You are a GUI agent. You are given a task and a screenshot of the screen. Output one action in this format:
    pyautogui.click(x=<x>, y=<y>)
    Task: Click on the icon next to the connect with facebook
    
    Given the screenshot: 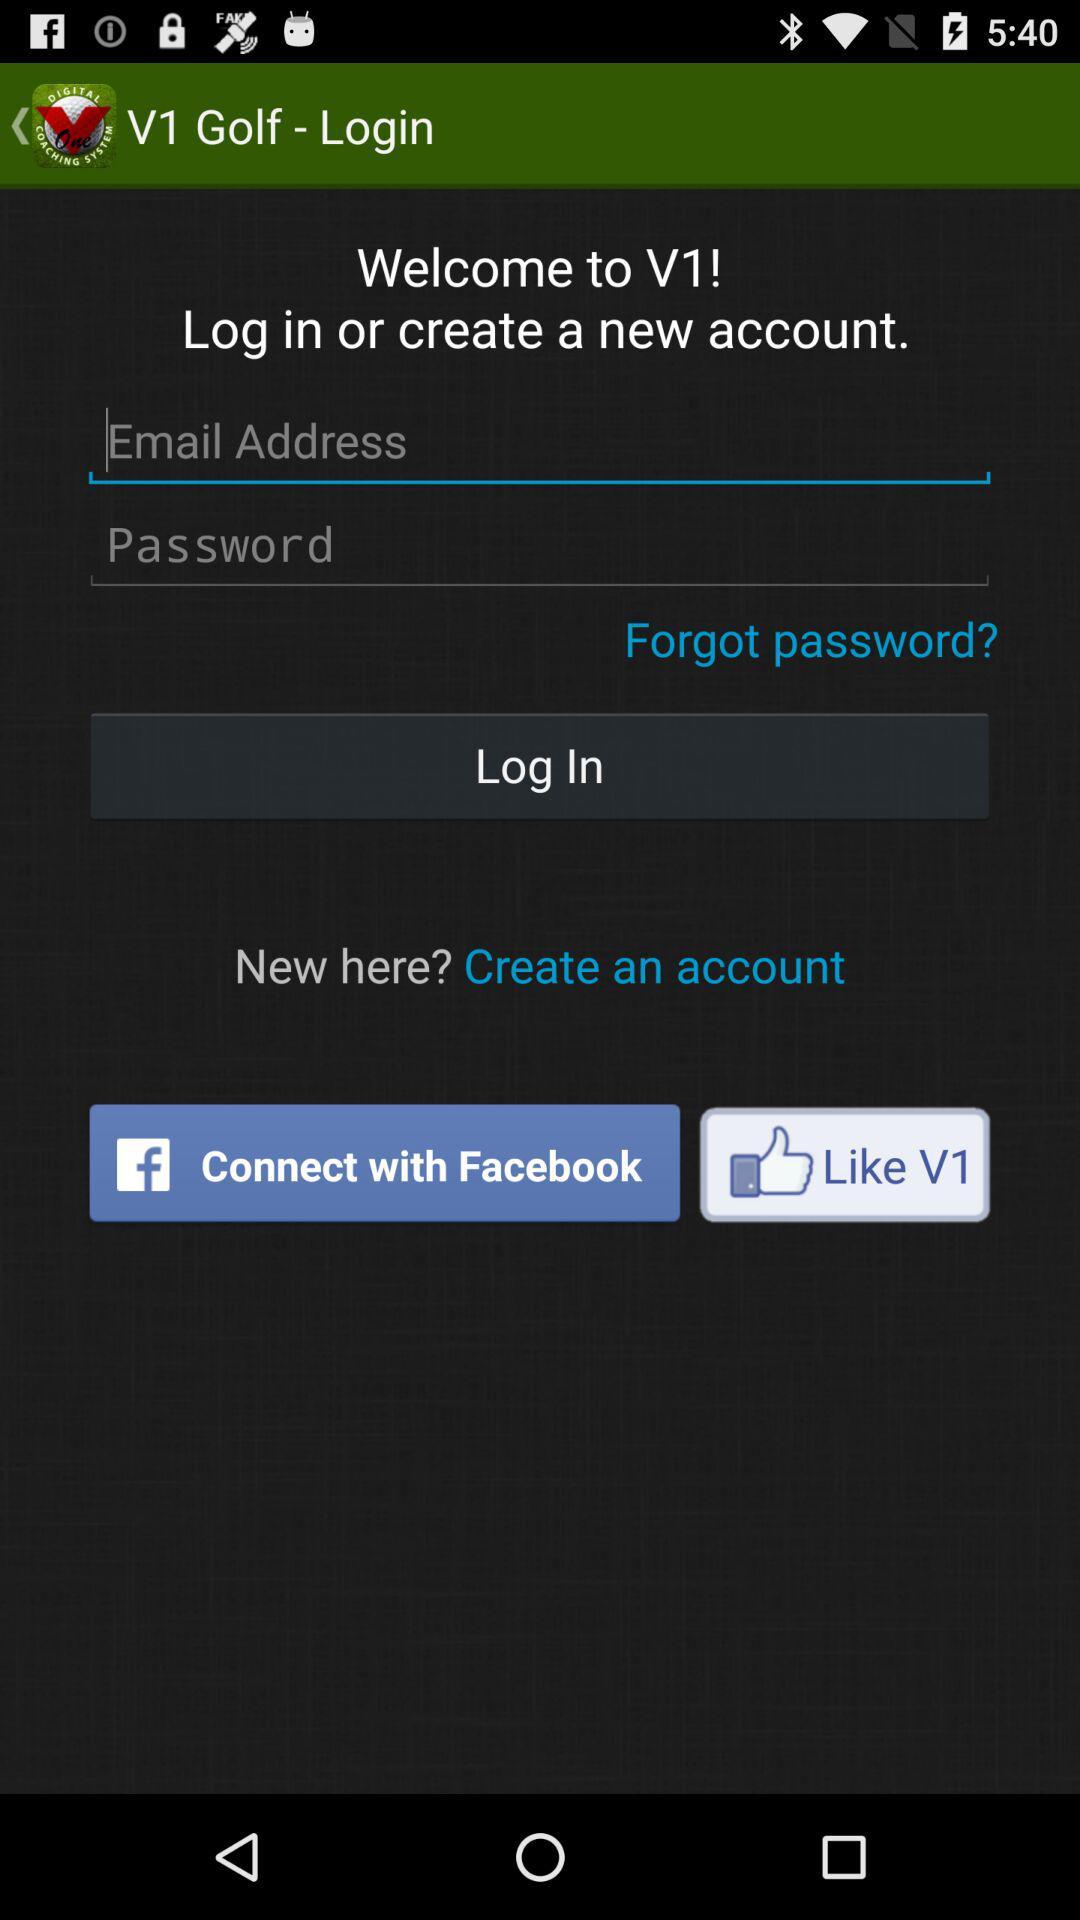 What is the action you would take?
    pyautogui.click(x=844, y=1164)
    